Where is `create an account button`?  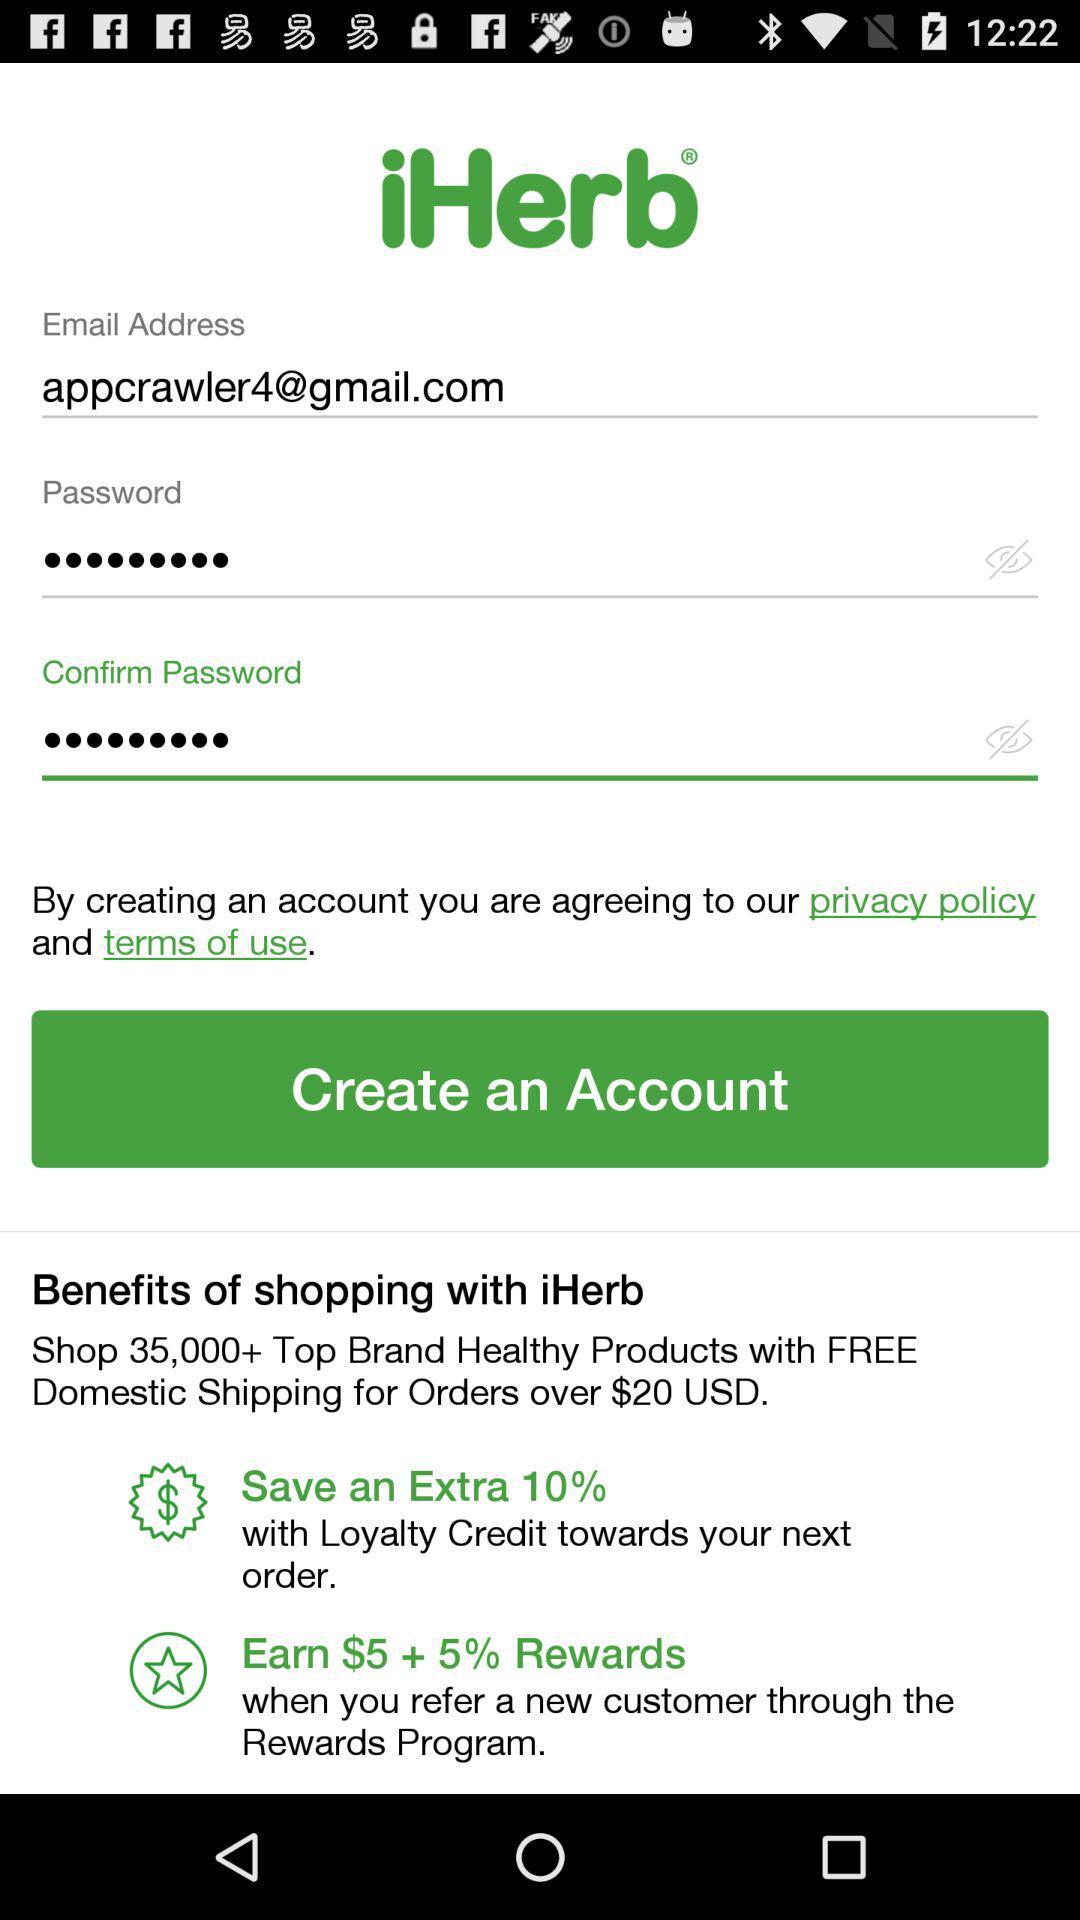 create an account button is located at coordinates (540, 1088).